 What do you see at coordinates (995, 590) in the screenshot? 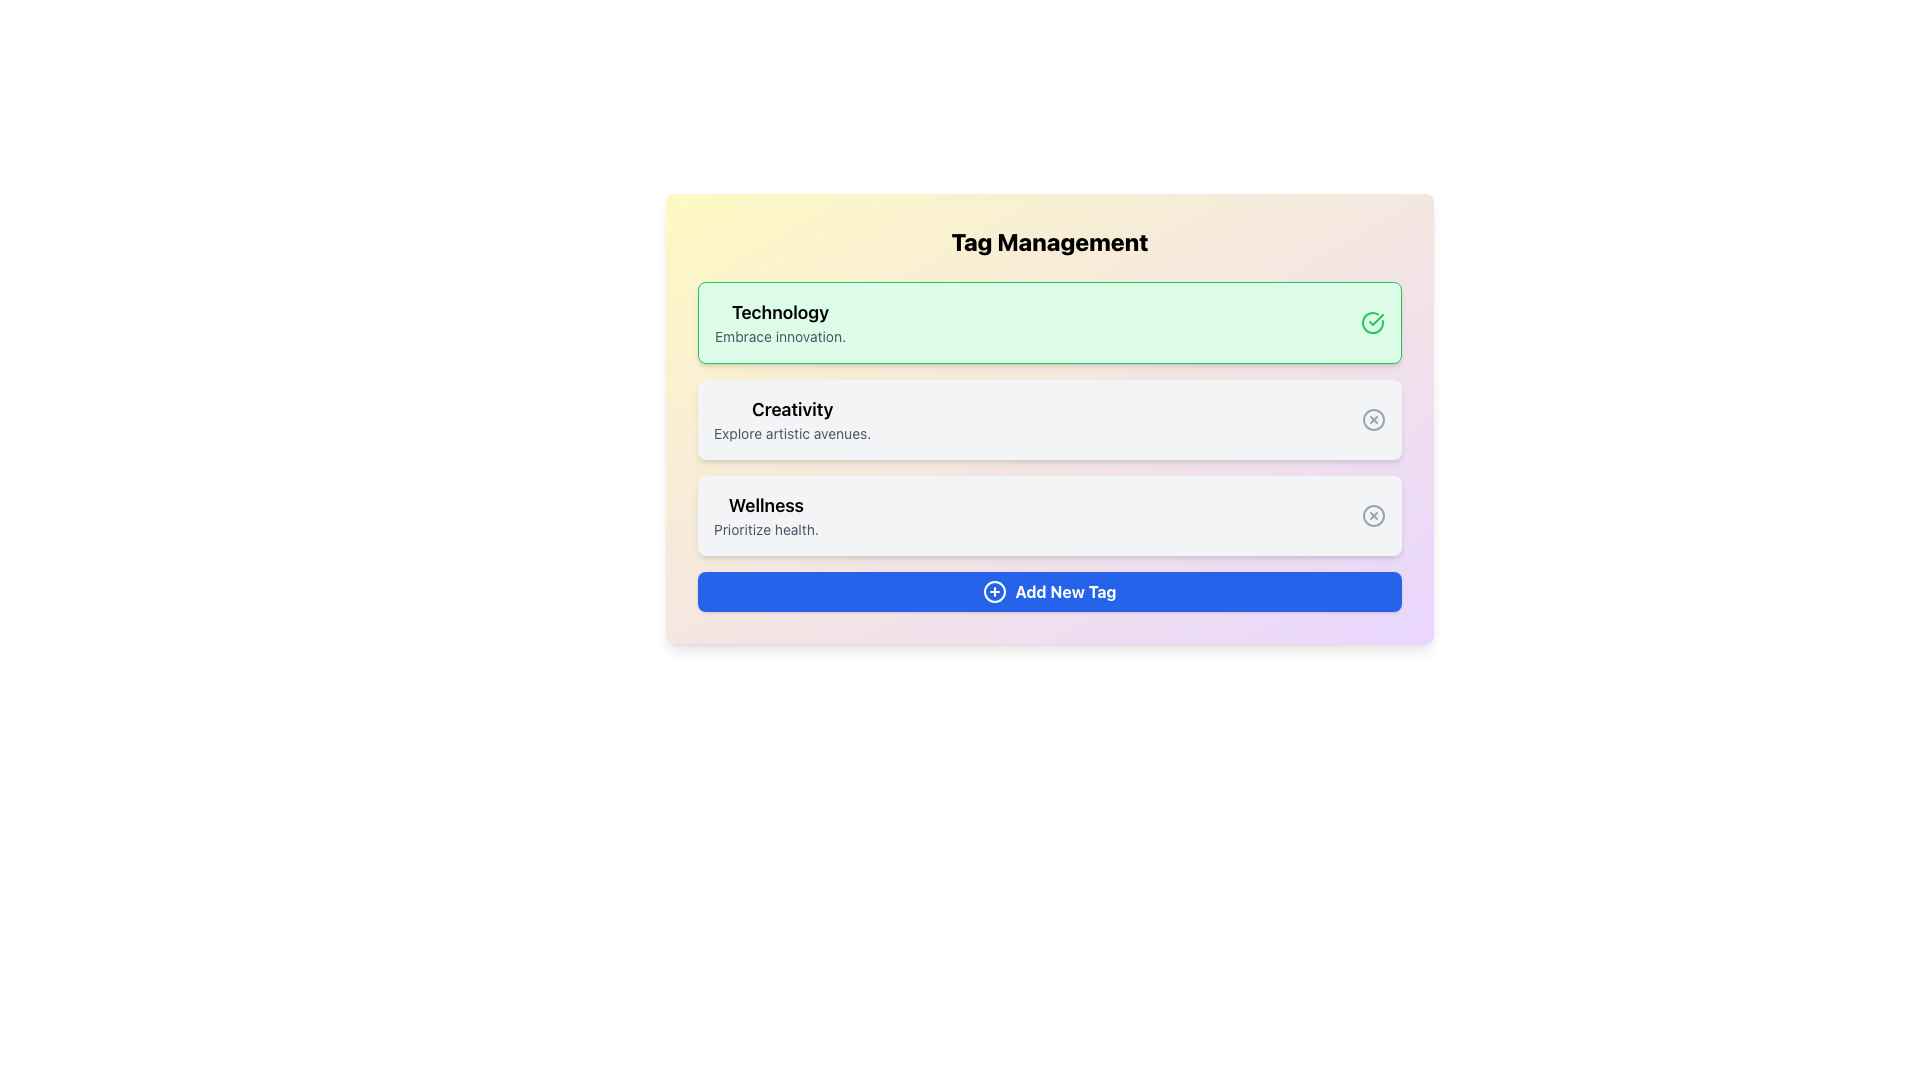
I see `the informational icon located on the left side of the blue 'Add New Tag' button at the bottom center of the interface` at bounding box center [995, 590].